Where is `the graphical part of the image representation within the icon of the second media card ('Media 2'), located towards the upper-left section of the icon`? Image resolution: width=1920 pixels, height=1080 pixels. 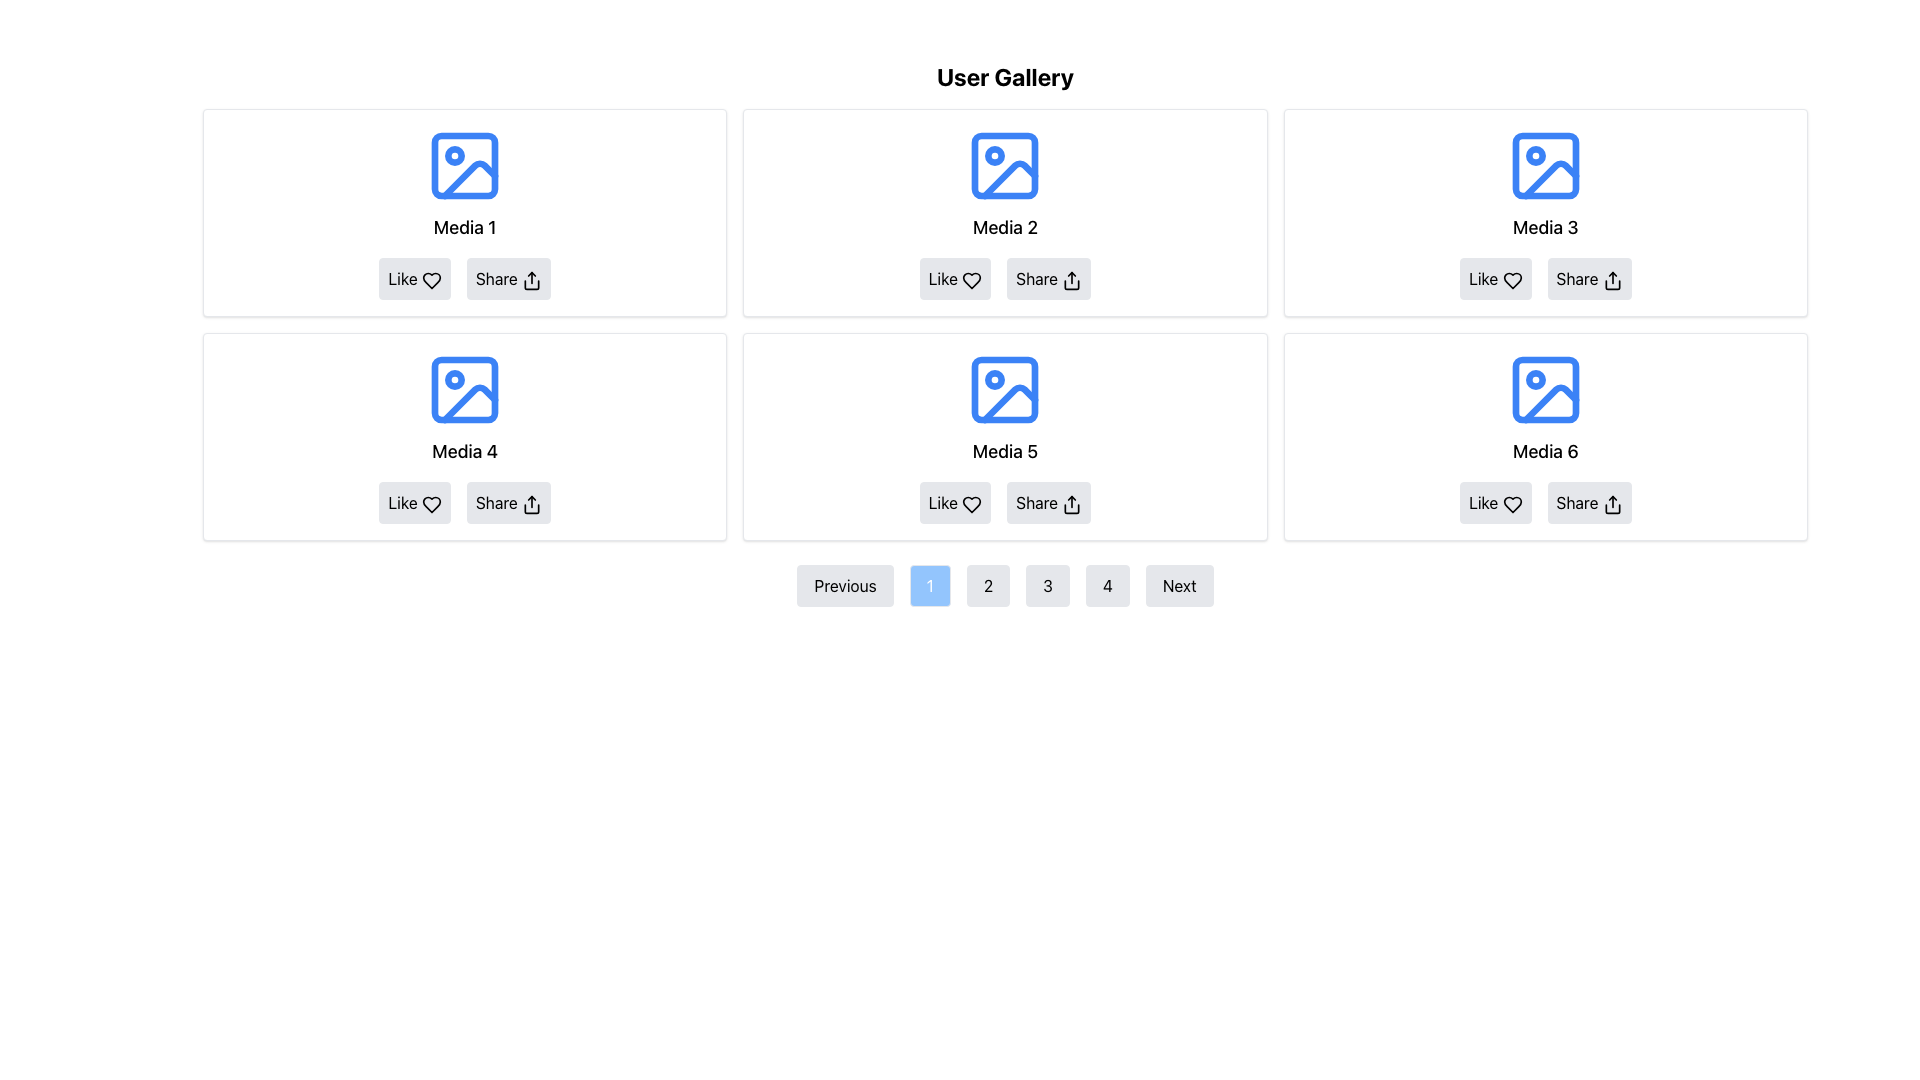
the graphical part of the image representation within the icon of the second media card ('Media 2'), located towards the upper-left section of the icon is located at coordinates (1005, 164).